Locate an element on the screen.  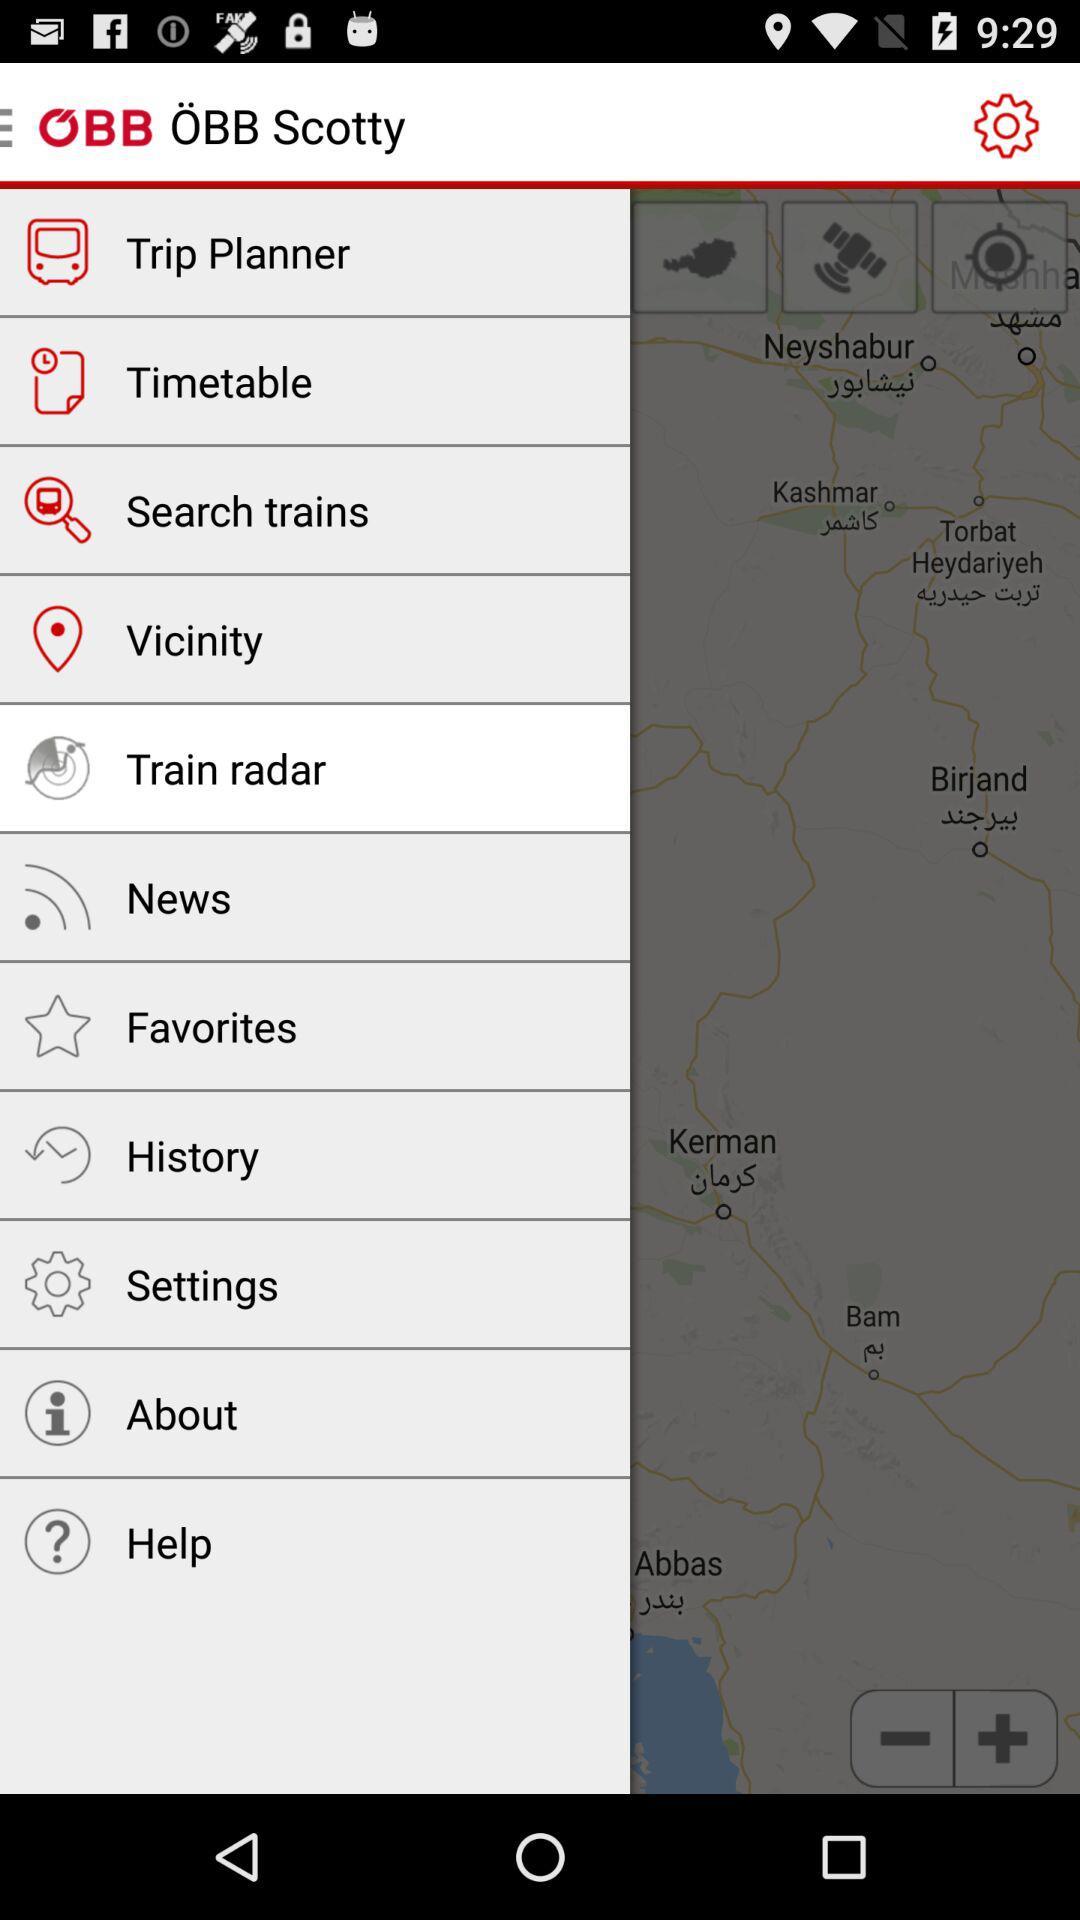
vicinity item is located at coordinates (194, 637).